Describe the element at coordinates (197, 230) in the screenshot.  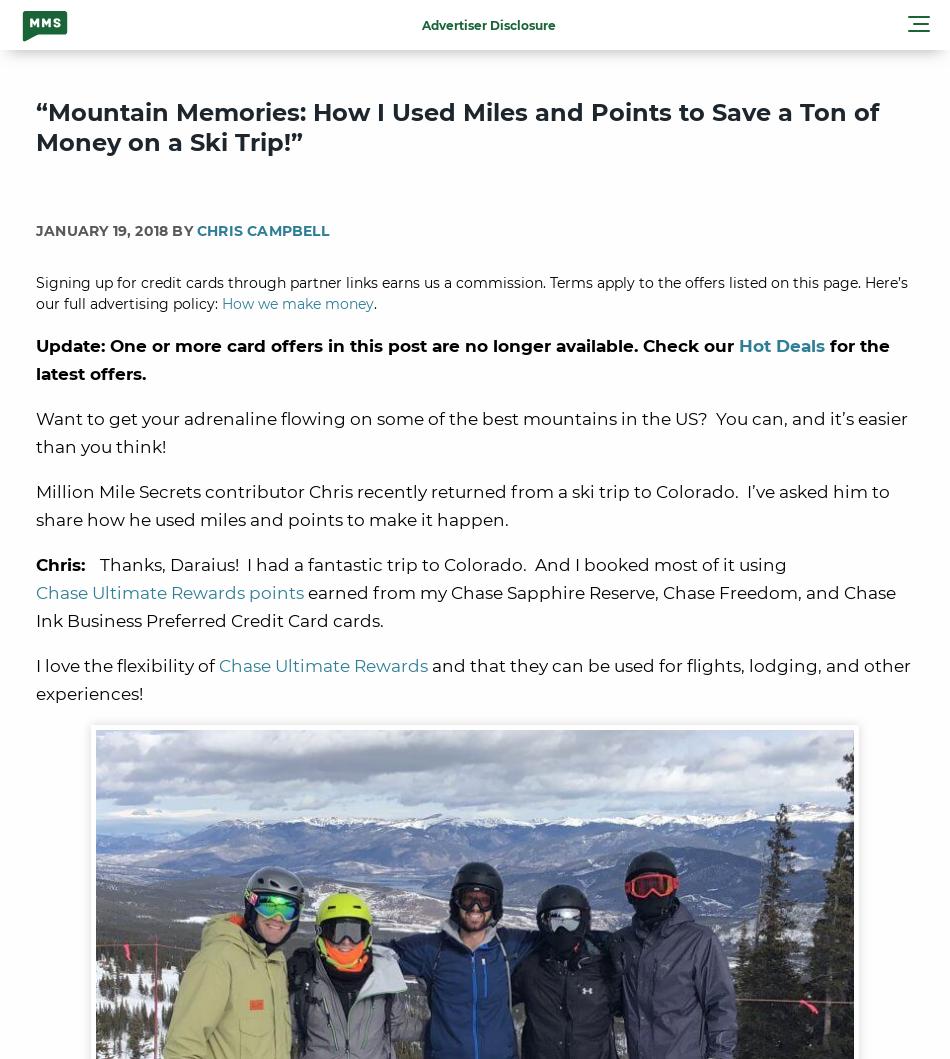
I see `'Chris Campbell'` at that location.